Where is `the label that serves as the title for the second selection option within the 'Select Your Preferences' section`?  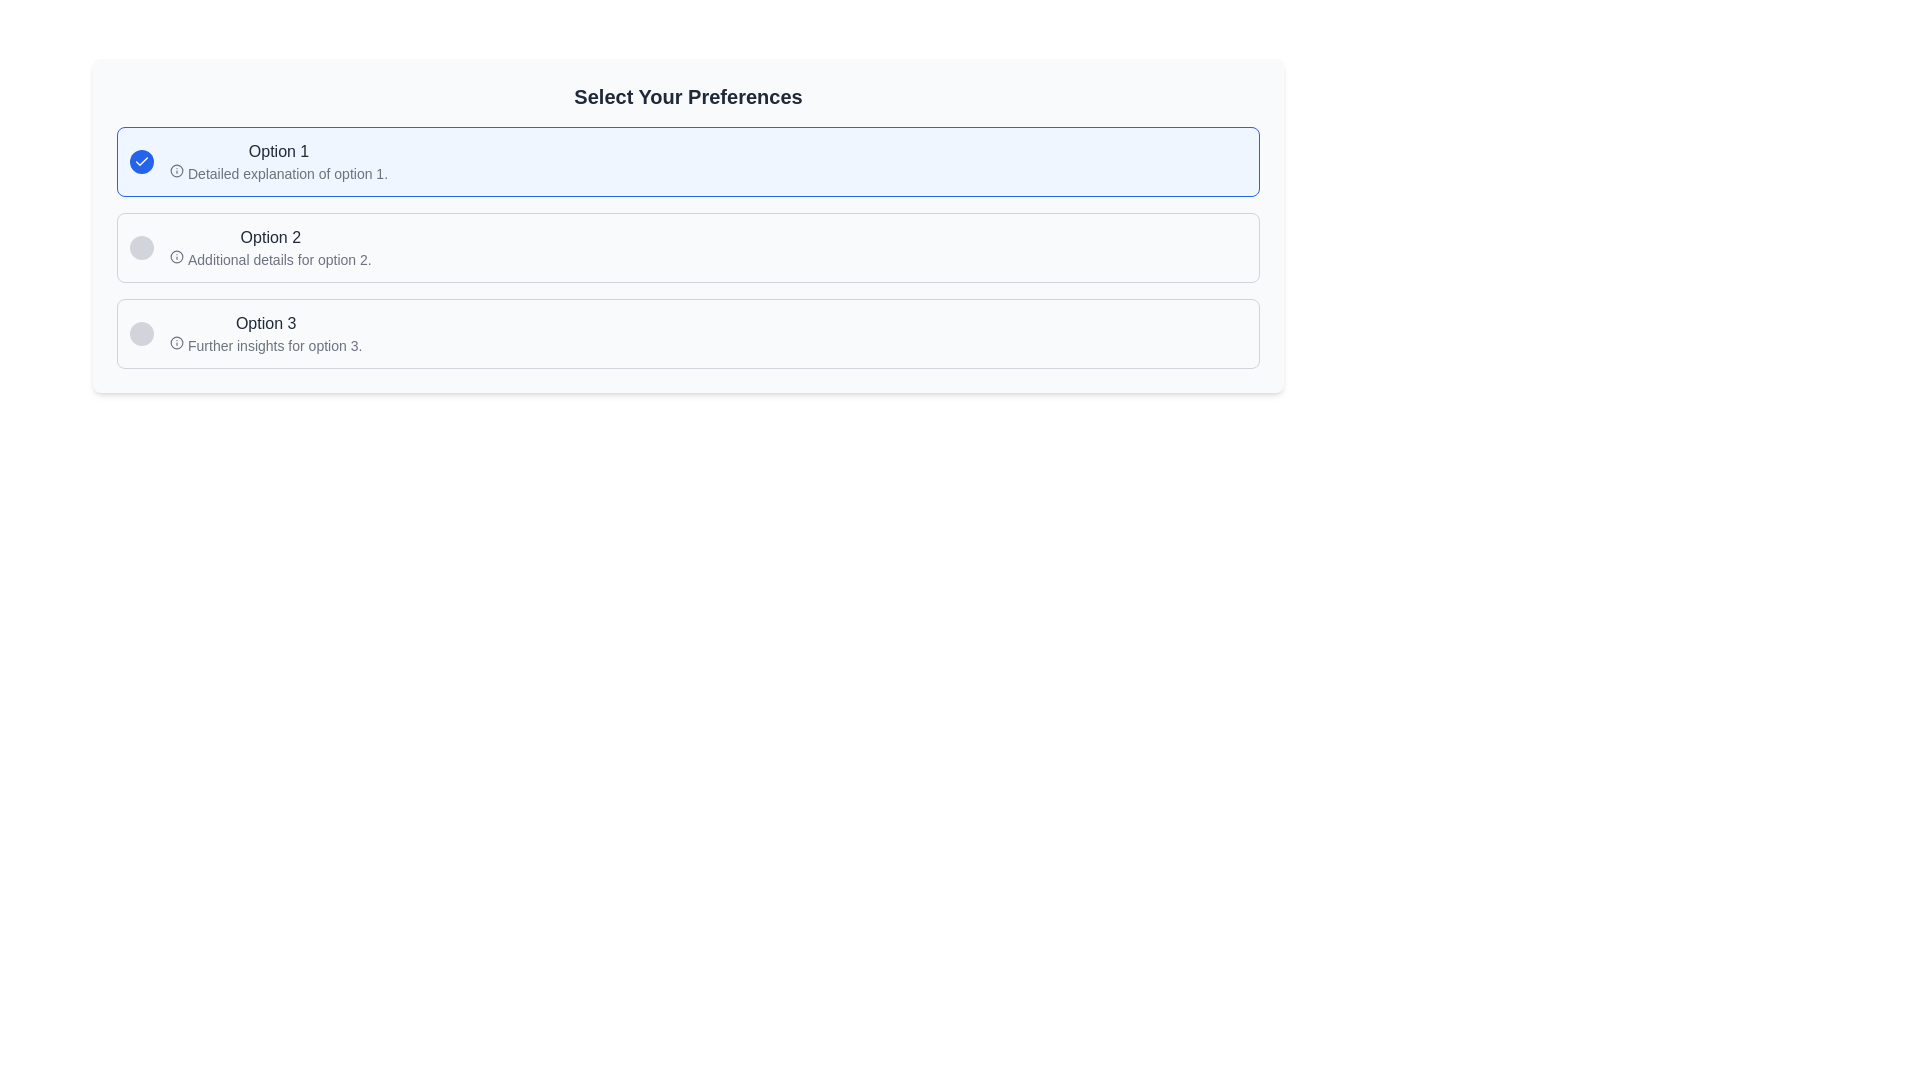 the label that serves as the title for the second selection option within the 'Select Your Preferences' section is located at coordinates (269, 237).